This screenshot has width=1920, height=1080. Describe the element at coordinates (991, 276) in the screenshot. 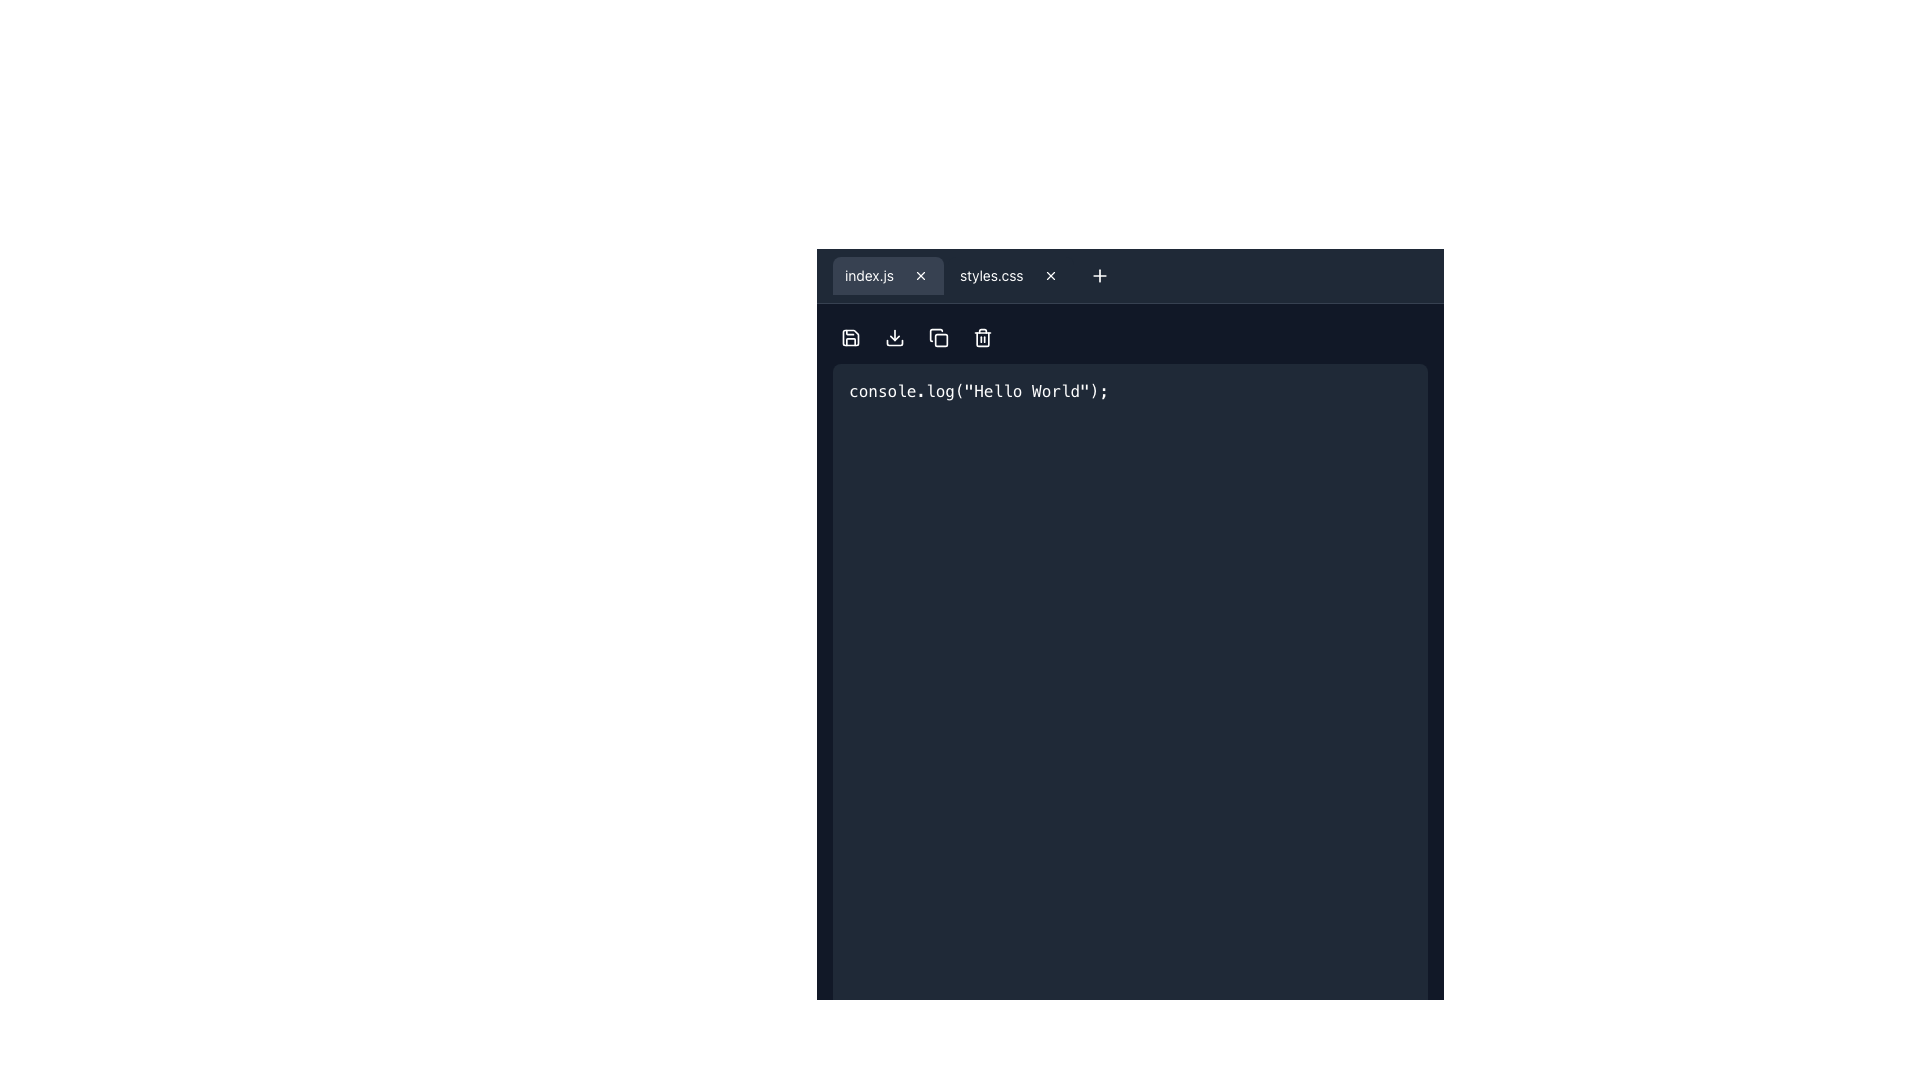

I see `the text label element that identifies the 'styles.css' tab in the navigation bar of the coding interface` at that location.